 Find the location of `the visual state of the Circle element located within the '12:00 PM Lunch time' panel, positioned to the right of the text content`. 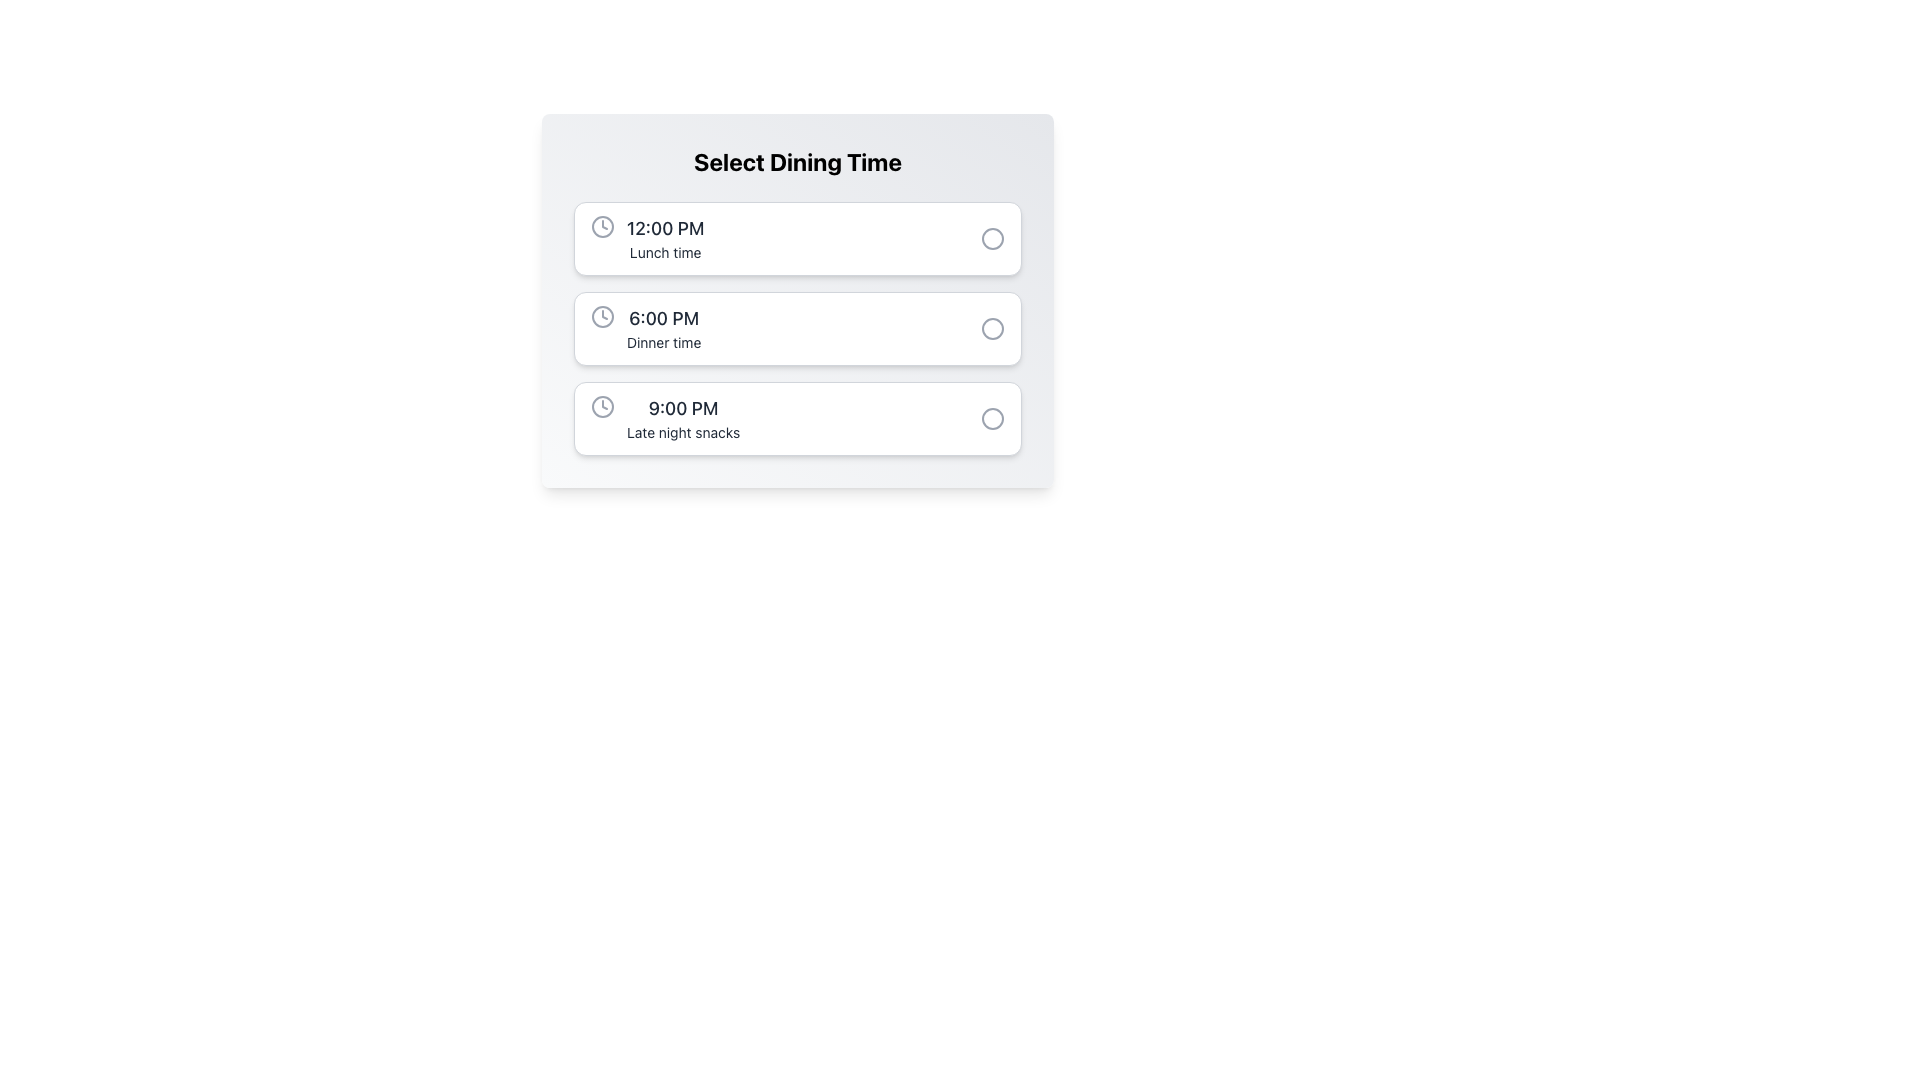

the visual state of the Circle element located within the '12:00 PM Lunch time' panel, positioned to the right of the text content is located at coordinates (993, 238).